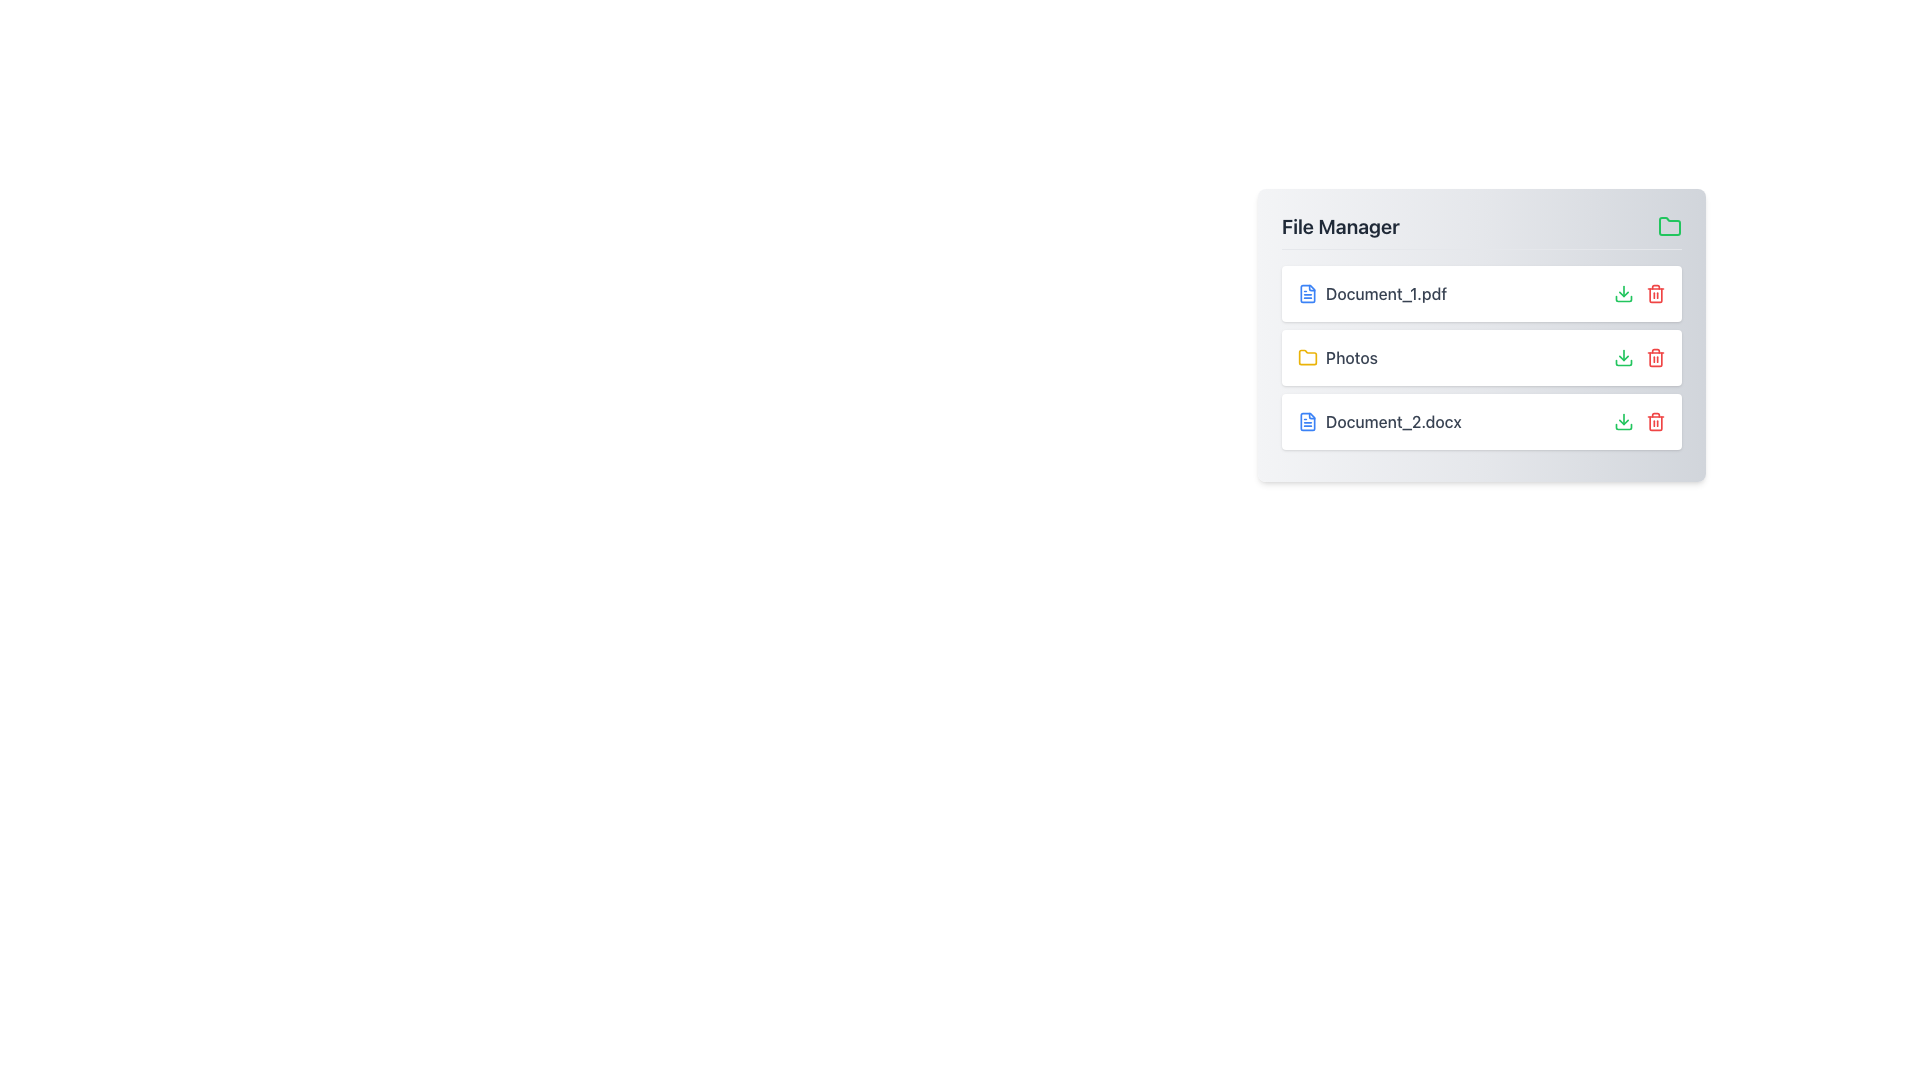  Describe the element at coordinates (1623, 357) in the screenshot. I see `the leftmost download icon located in the File Manager widget, adjacent to the 'Photos' folder entry, to initiate the download of the folder` at that location.